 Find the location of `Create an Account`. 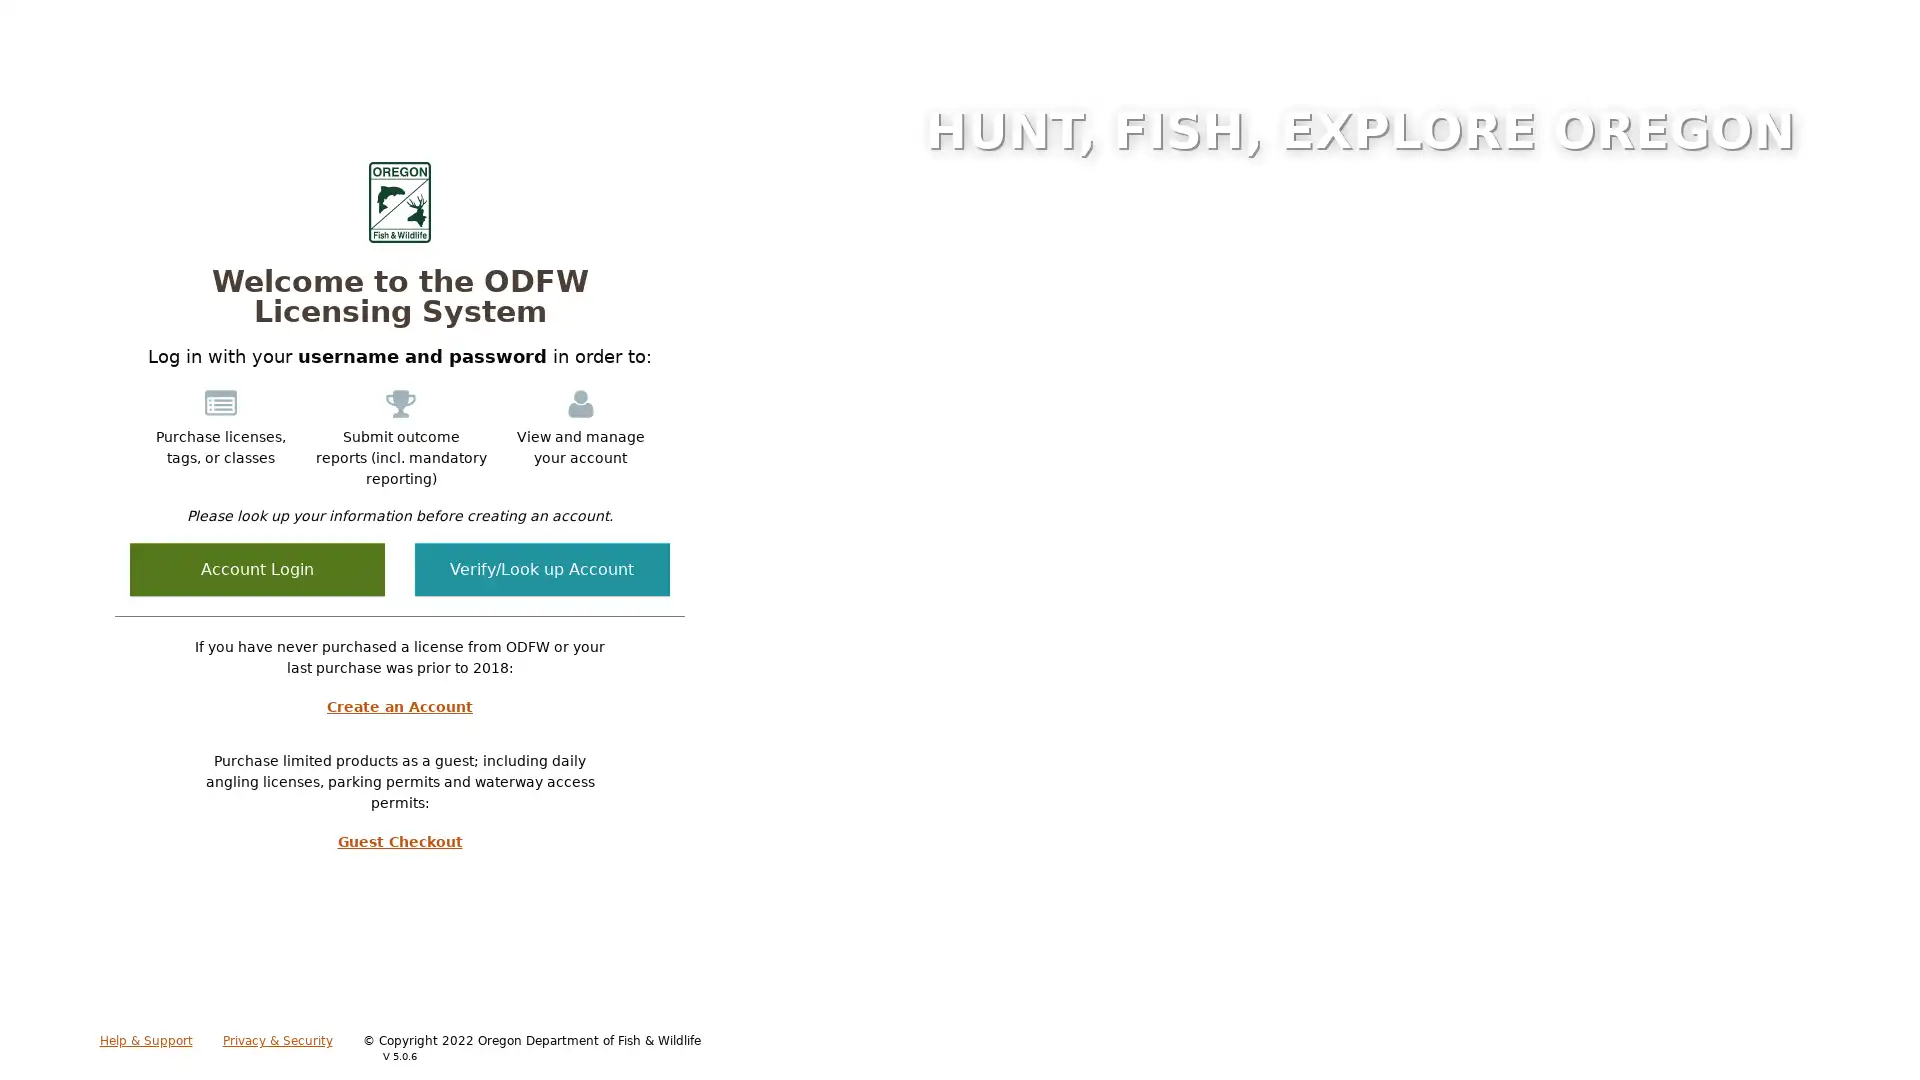

Create an Account is located at coordinates (399, 705).